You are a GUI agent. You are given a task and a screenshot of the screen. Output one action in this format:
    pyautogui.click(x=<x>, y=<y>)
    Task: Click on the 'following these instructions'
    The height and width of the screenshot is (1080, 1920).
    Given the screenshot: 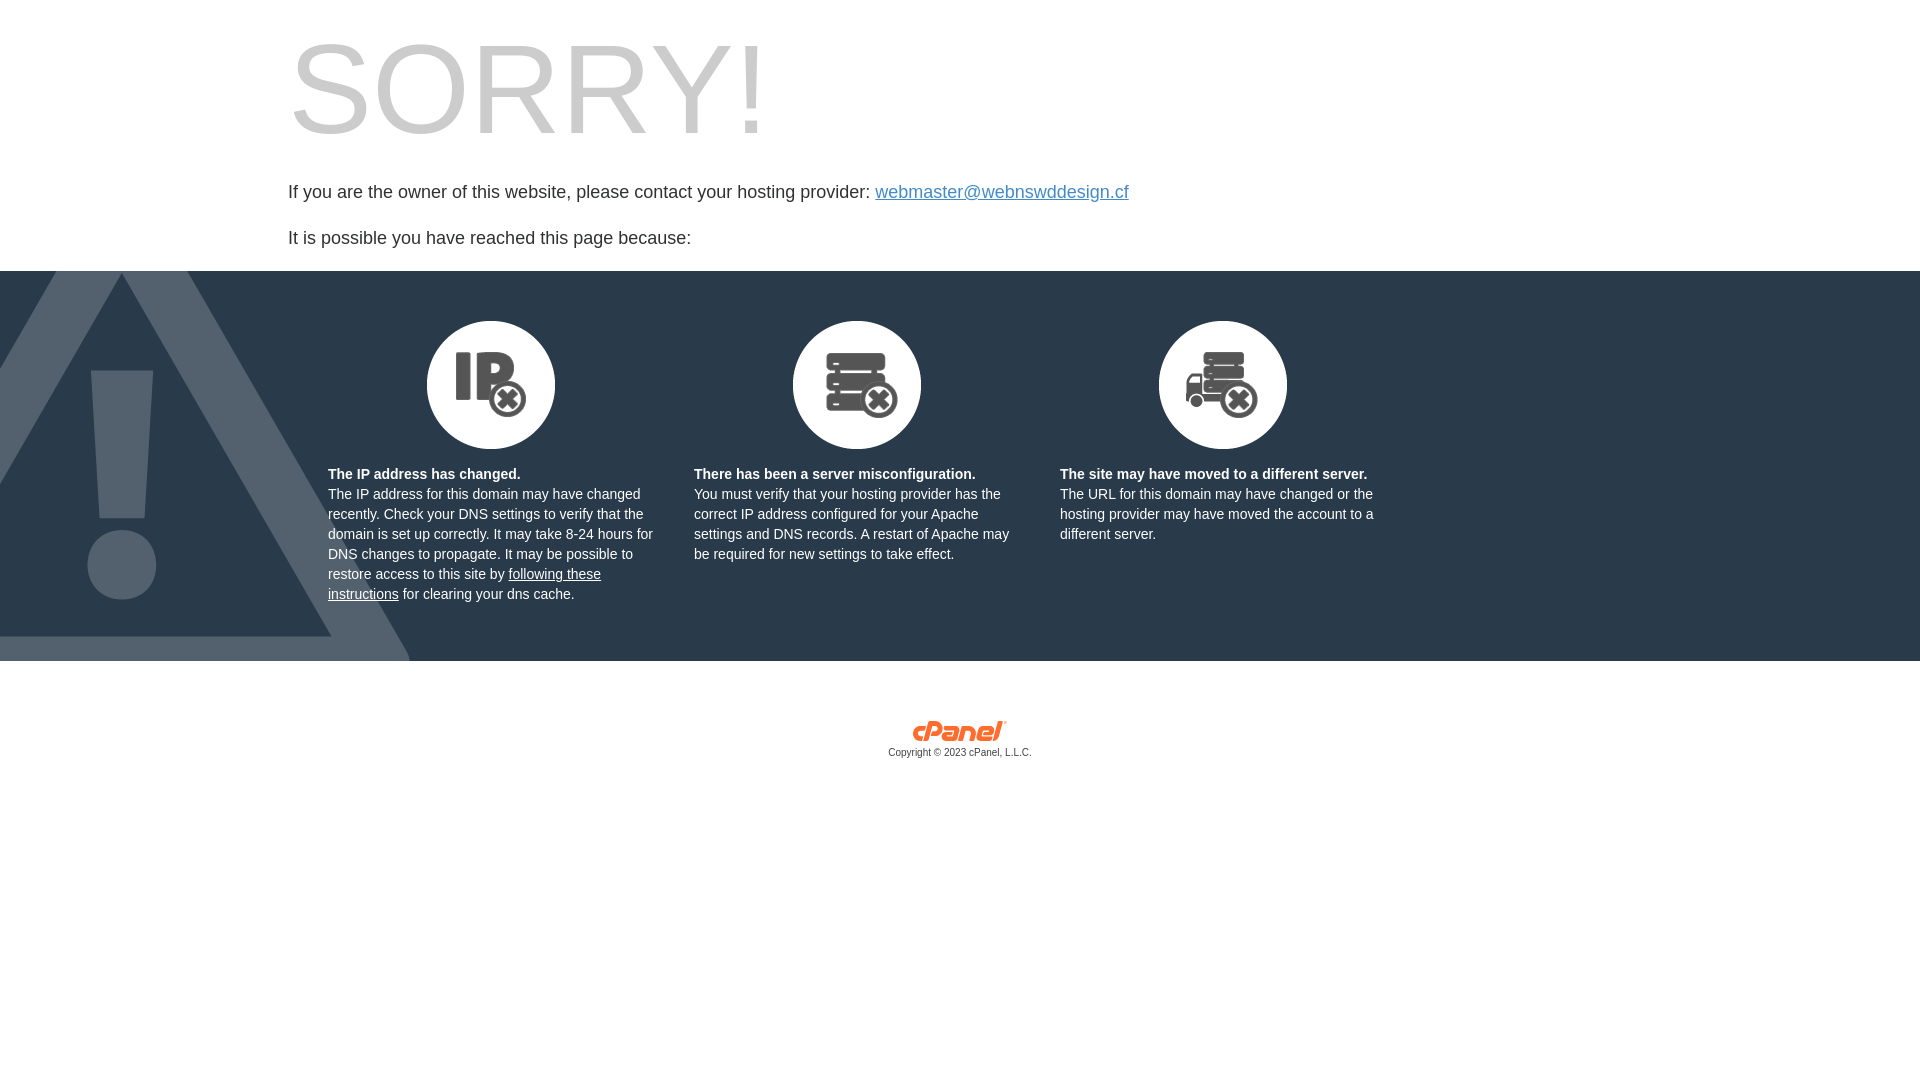 What is the action you would take?
    pyautogui.click(x=463, y=583)
    